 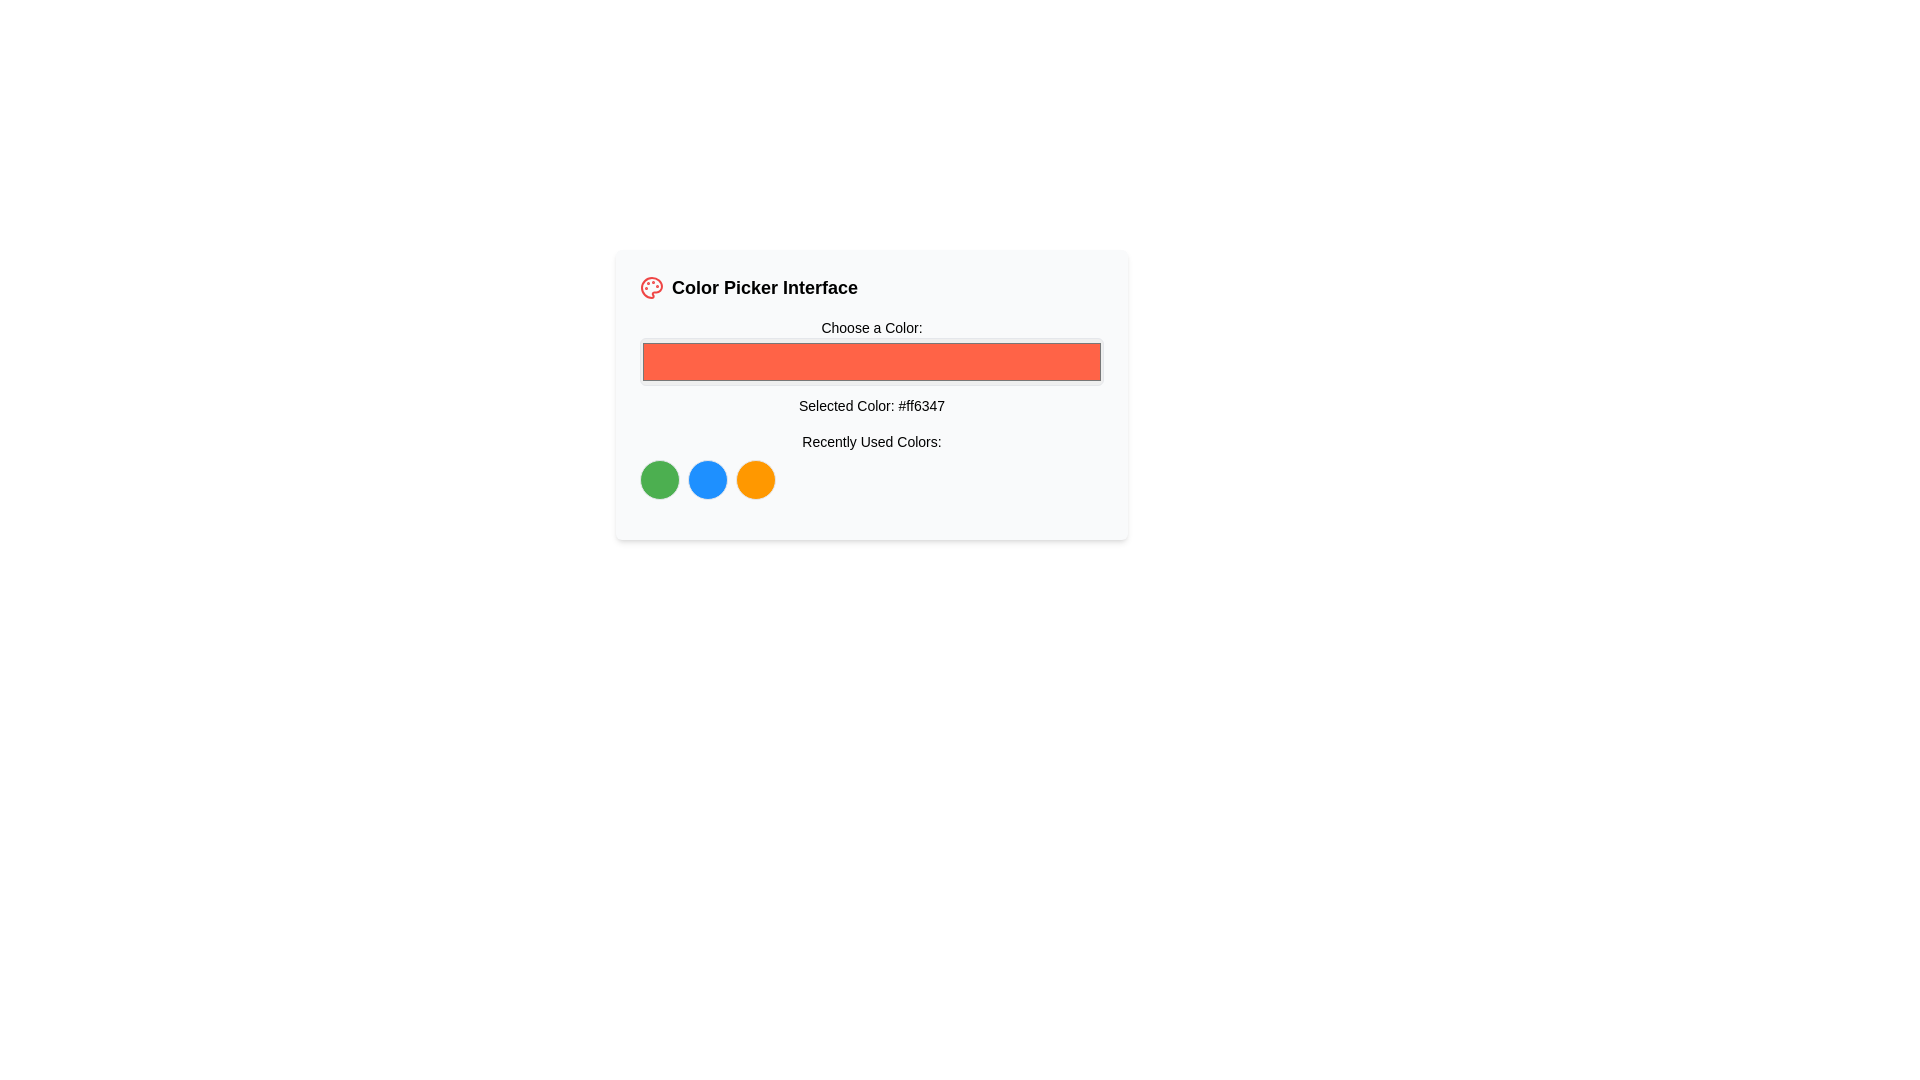 I want to click on the Text Label that serves as the title for the color picker interface, located to the right of the palette icon, so click(x=764, y=288).